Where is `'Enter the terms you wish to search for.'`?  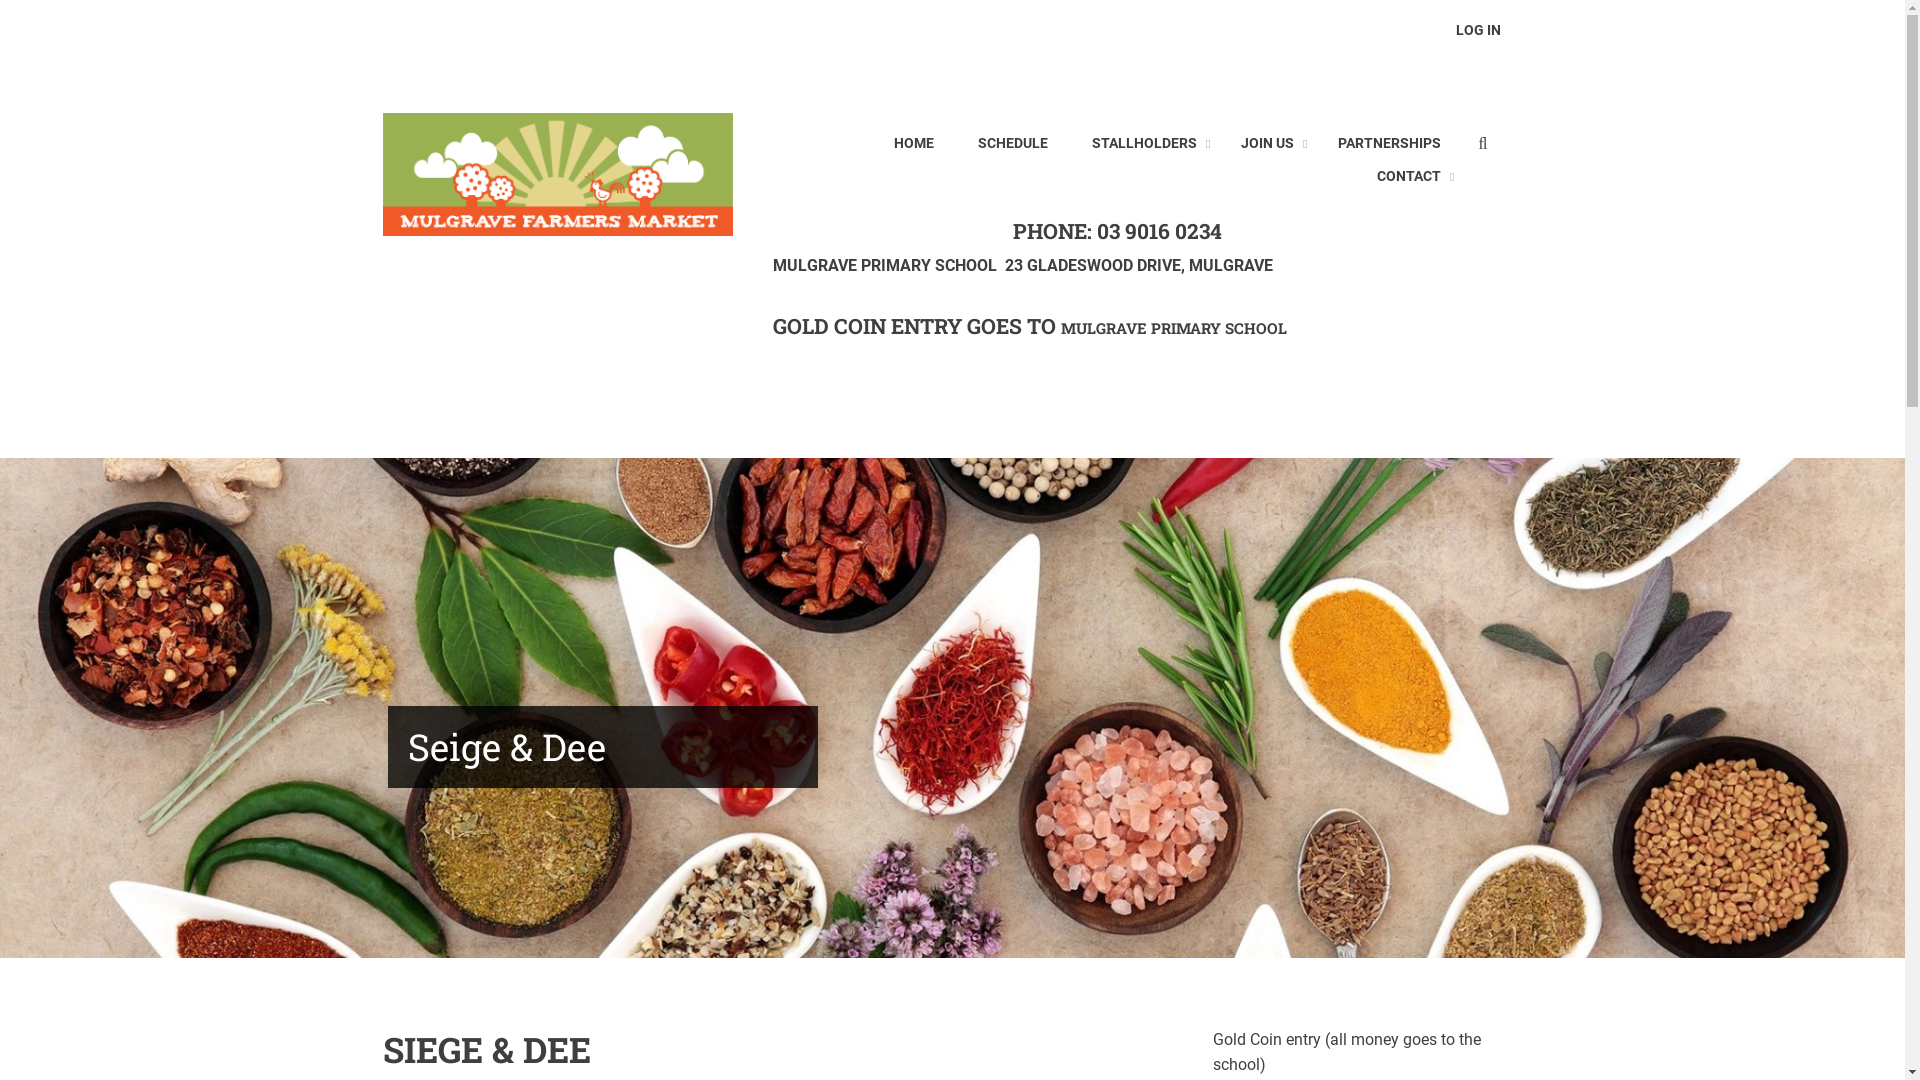
'Enter the terms you wish to search for.' is located at coordinates (1478, 141).